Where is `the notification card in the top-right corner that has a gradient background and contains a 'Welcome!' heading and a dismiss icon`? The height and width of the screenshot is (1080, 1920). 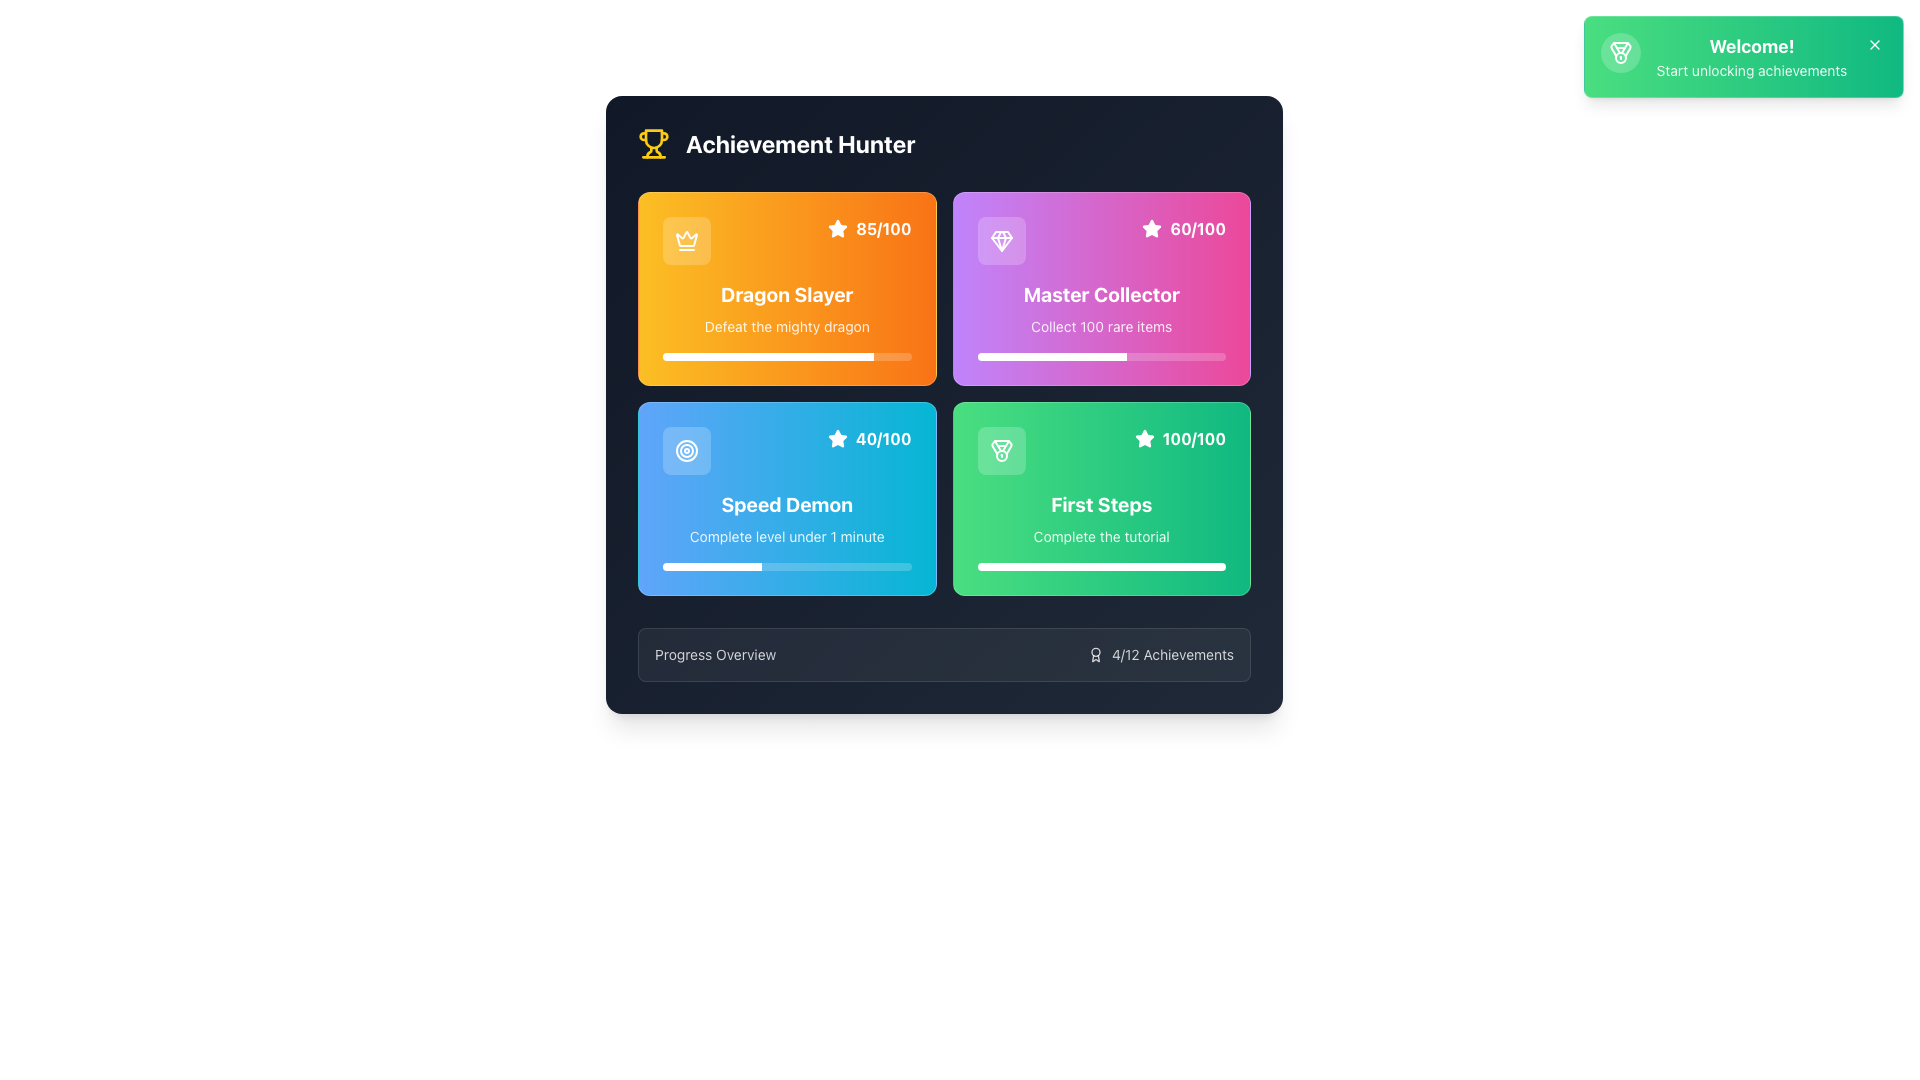 the notification card in the top-right corner that has a gradient background and contains a 'Welcome!' heading and a dismiss icon is located at coordinates (1742, 56).